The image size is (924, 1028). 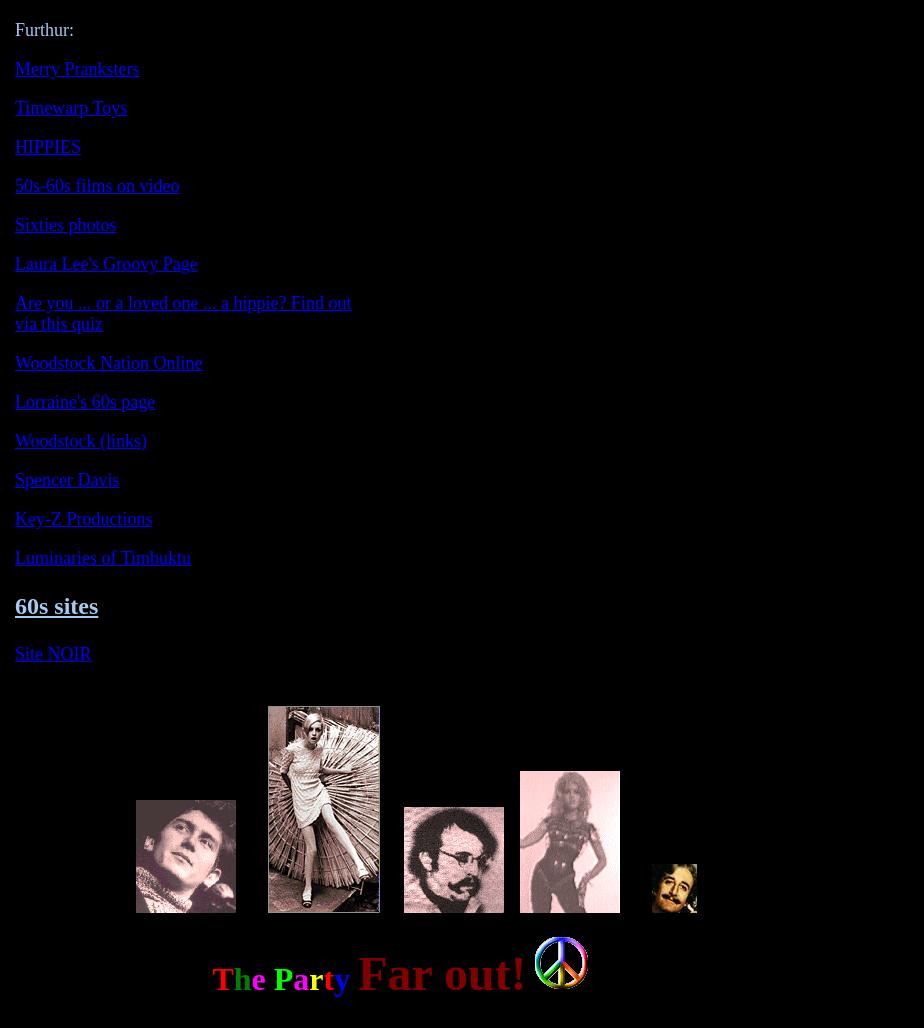 What do you see at coordinates (108, 361) in the screenshot?
I see `'Woodstock Nation Online'` at bounding box center [108, 361].